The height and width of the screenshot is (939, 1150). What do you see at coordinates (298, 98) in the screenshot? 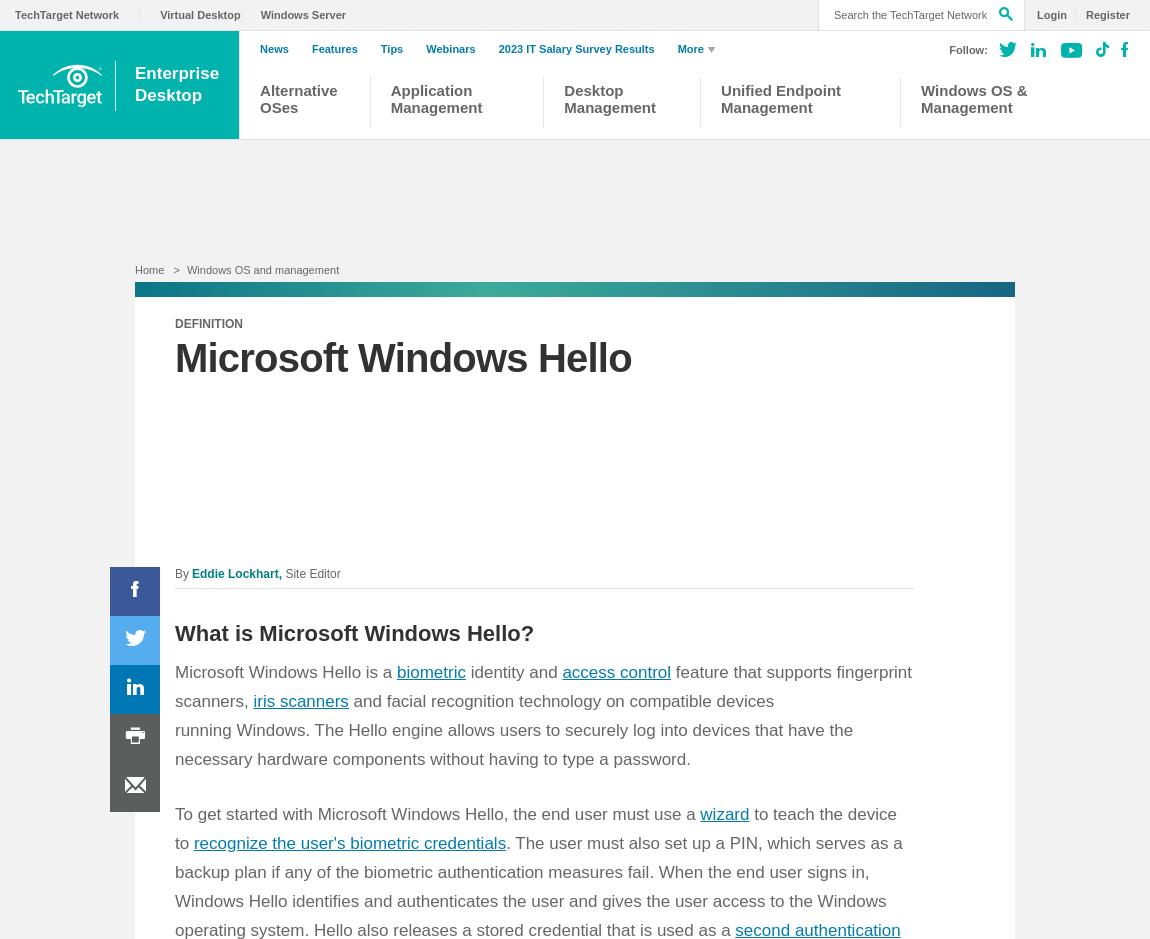
I see `'Alternative OSes'` at bounding box center [298, 98].